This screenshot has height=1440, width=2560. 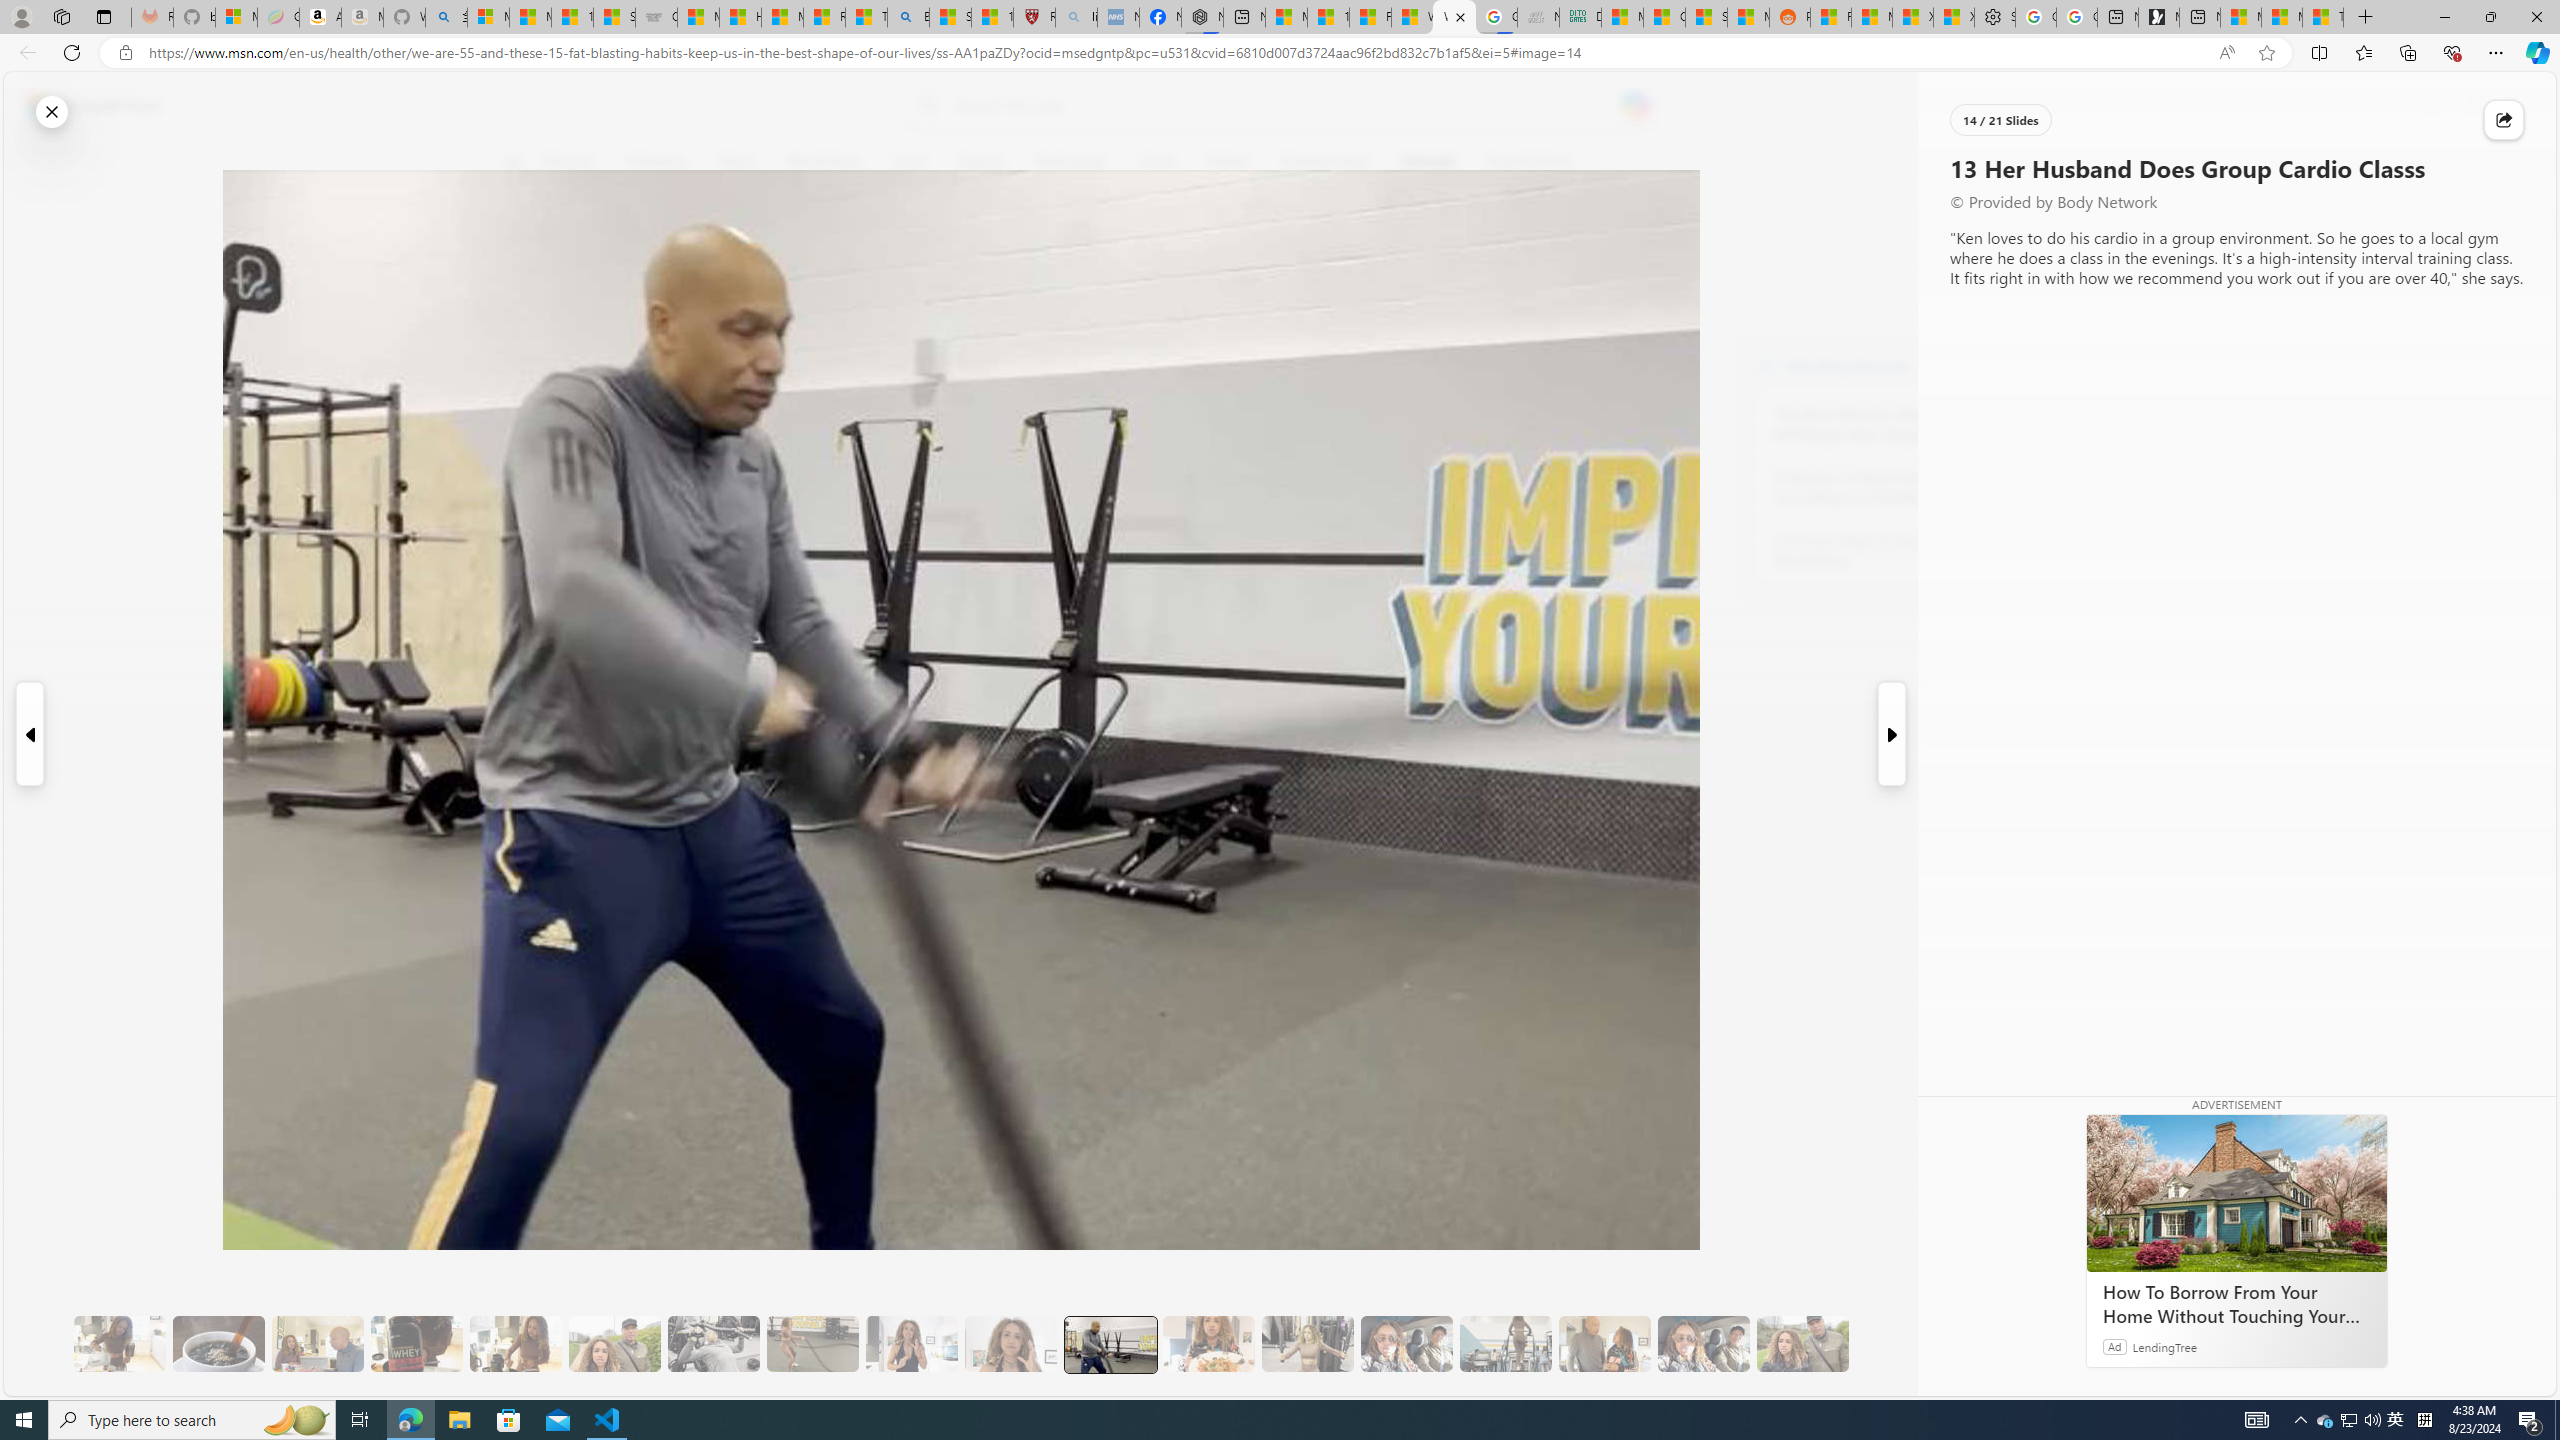 I want to click on '18 It', so click(x=1605, y=1344).